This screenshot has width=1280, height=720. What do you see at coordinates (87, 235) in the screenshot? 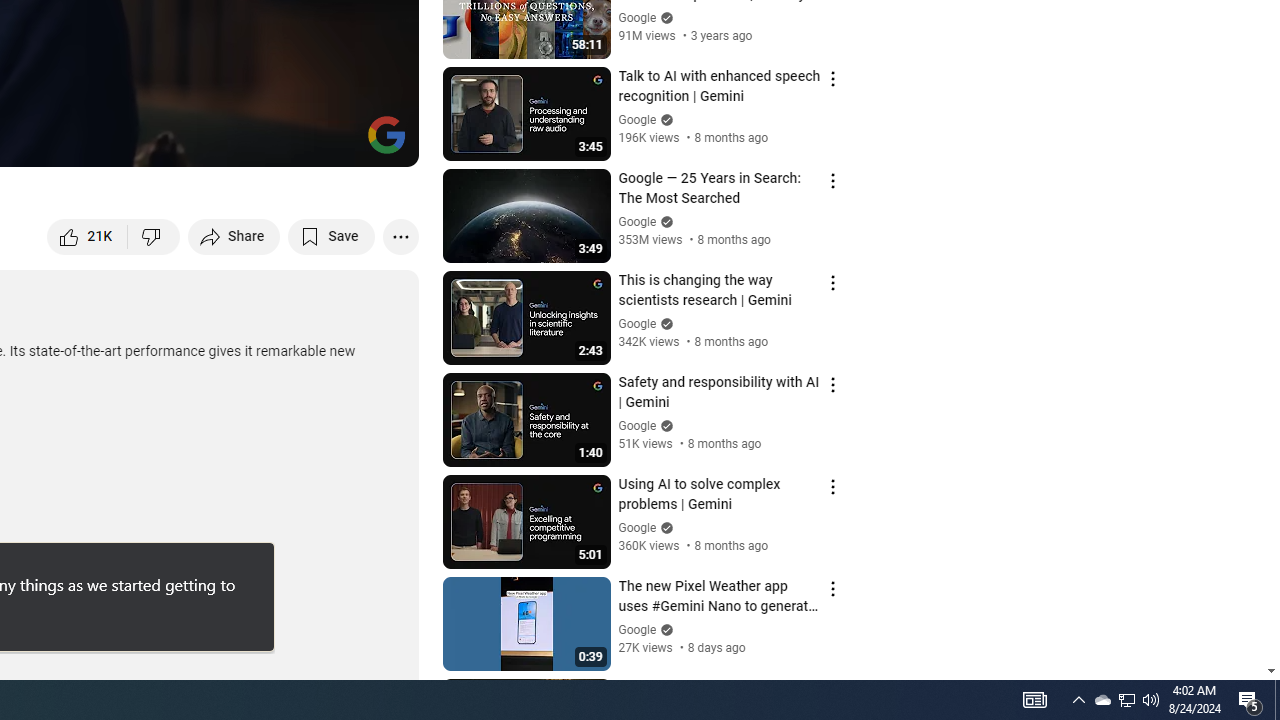
I see `'like this video along with 21,118 other people'` at bounding box center [87, 235].